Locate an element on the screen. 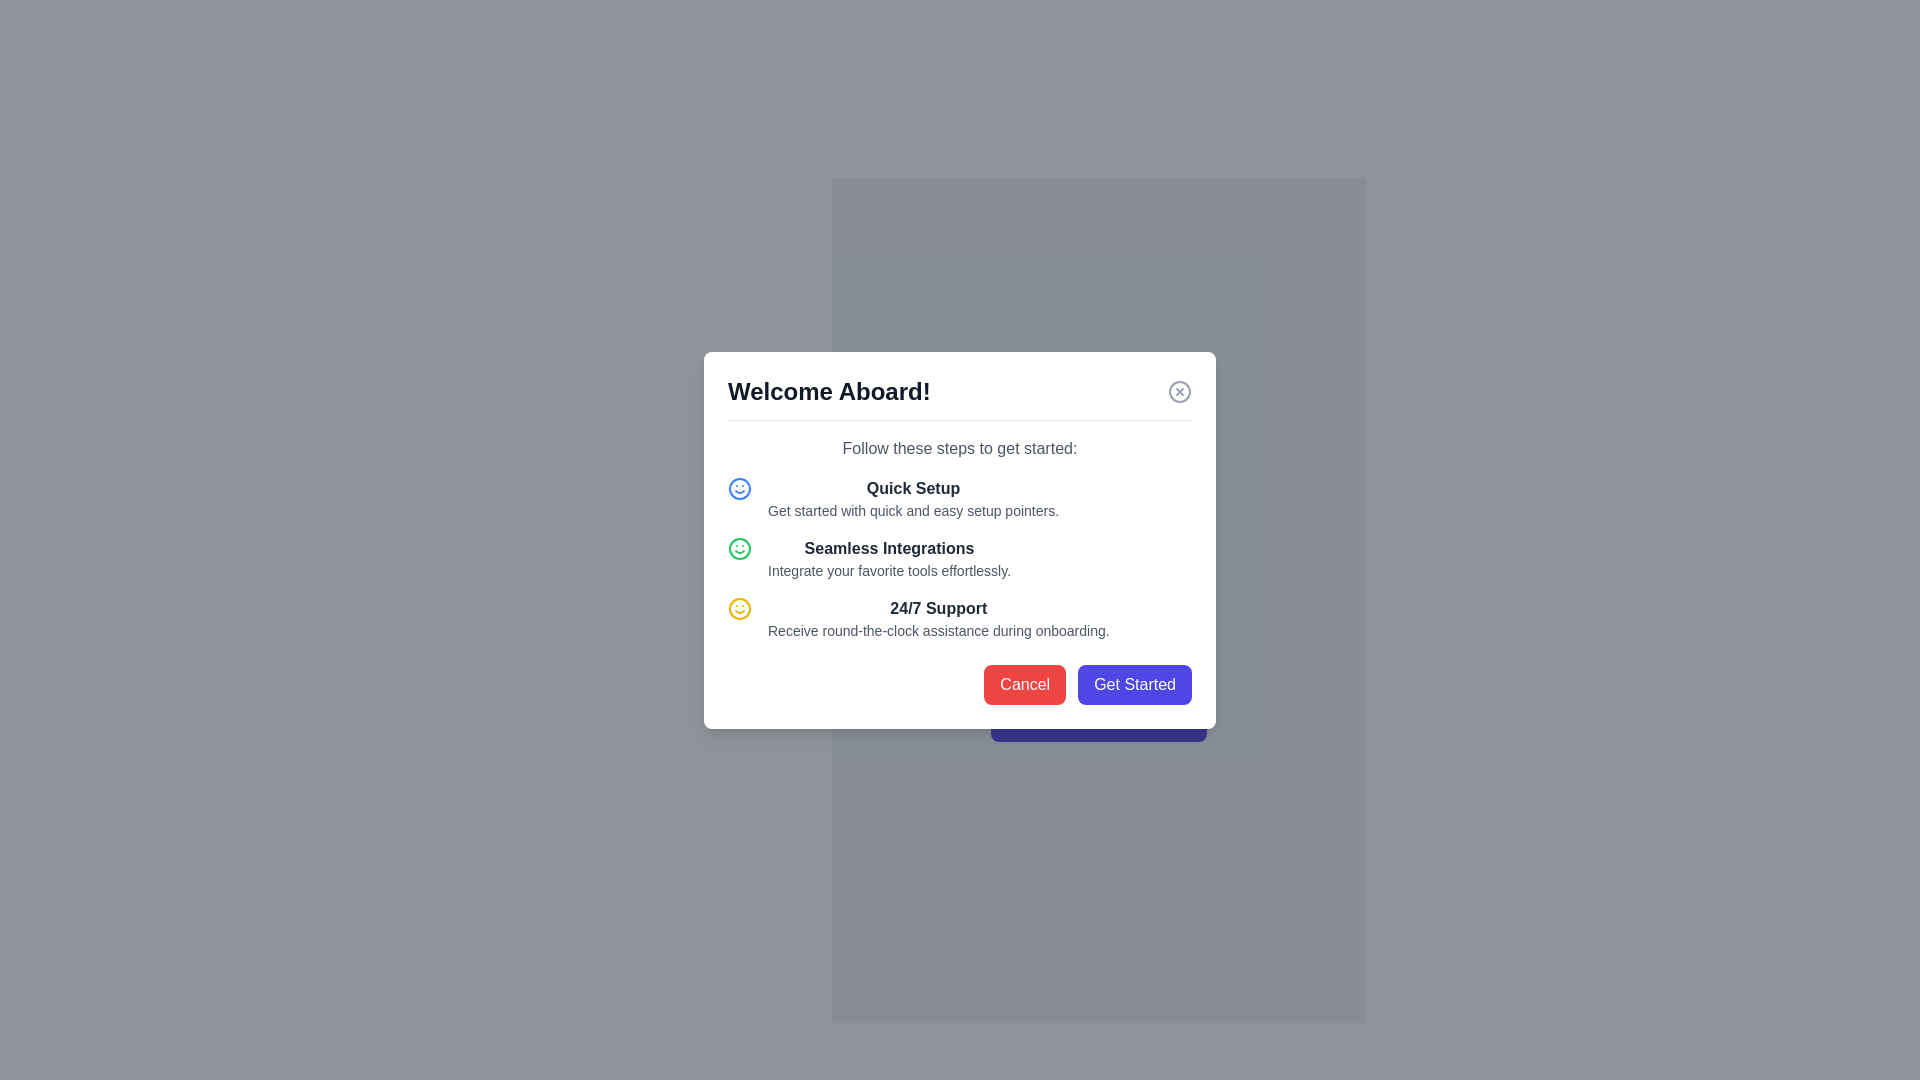 The height and width of the screenshot is (1080, 1920). the SVG circle element that visually represents a positive sentiment, part of the green smiley face icon next to the 'Quick Setup' bullet point is located at coordinates (738, 548).